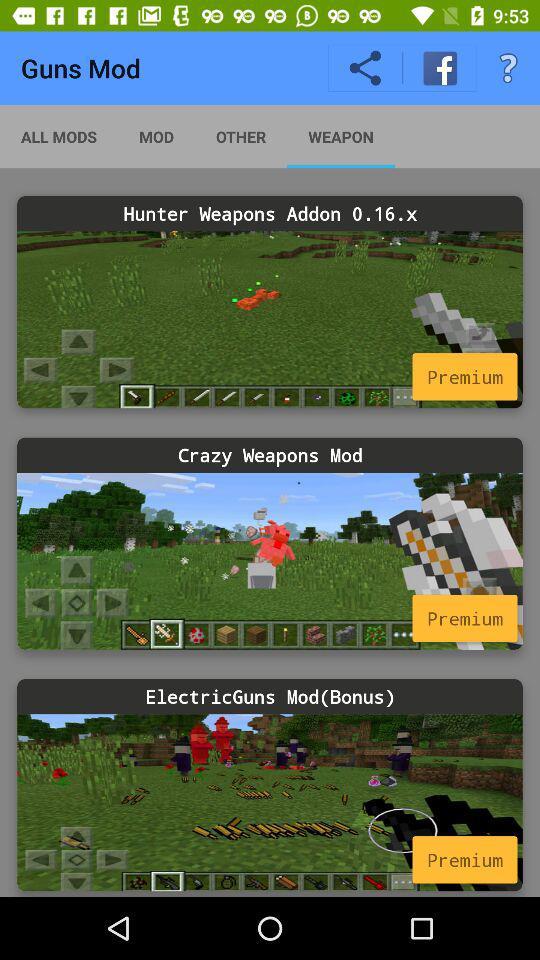 This screenshot has width=540, height=960. I want to click on switch to crazy weapon mod, so click(270, 561).